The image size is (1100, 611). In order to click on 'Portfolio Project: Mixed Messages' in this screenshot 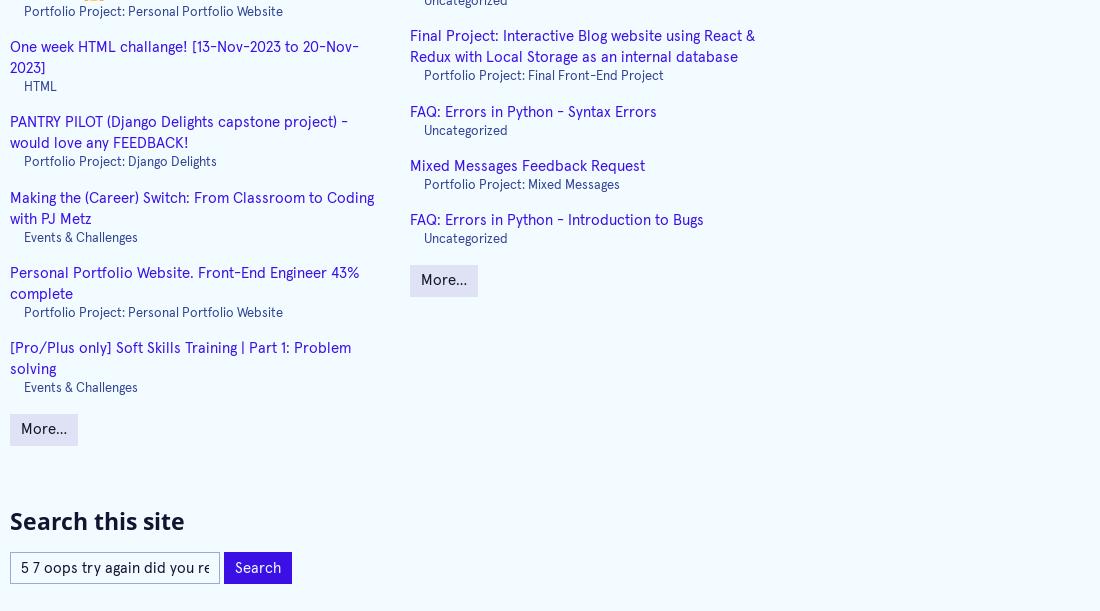, I will do `click(521, 184)`.